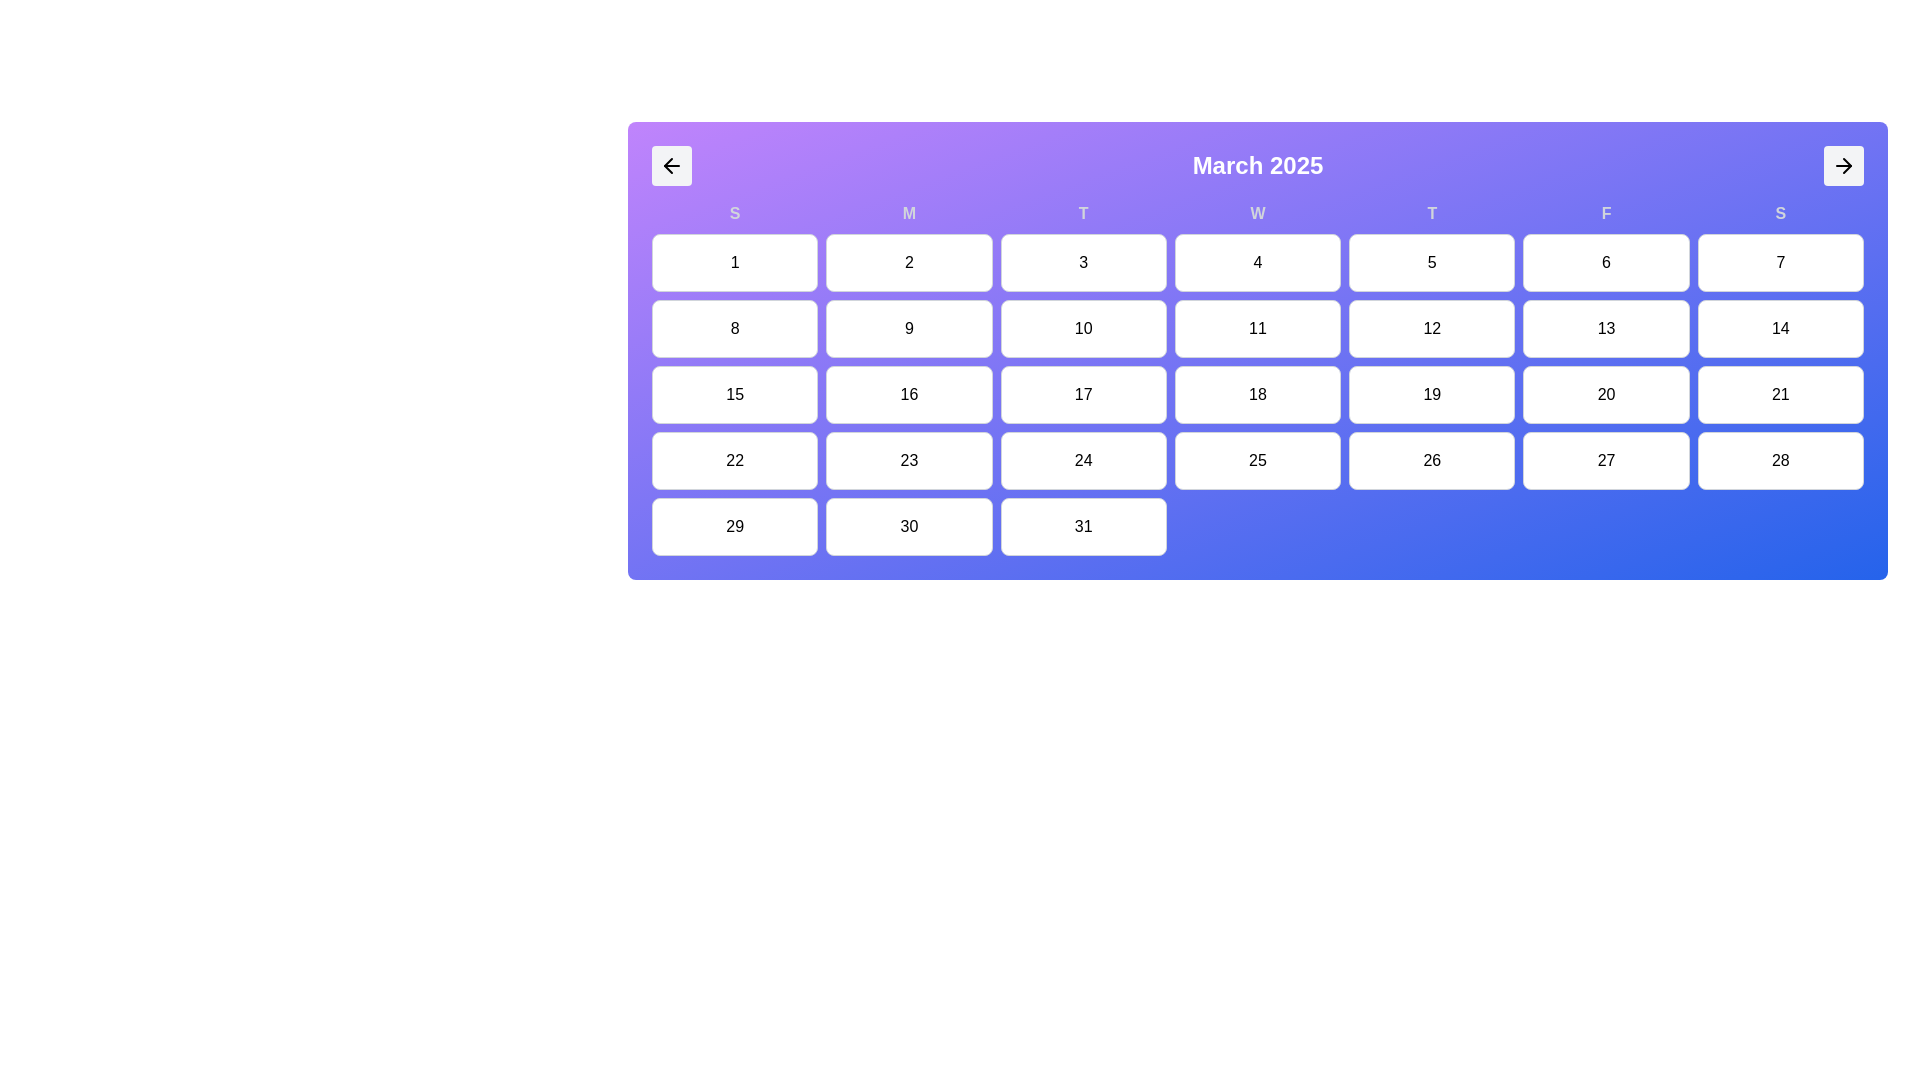 This screenshot has height=1080, width=1920. I want to click on the bold letter 'M' displayed in gray color, which is the second item in the row of weekday labels in the calendar interface, located above the date '2', so click(908, 213).